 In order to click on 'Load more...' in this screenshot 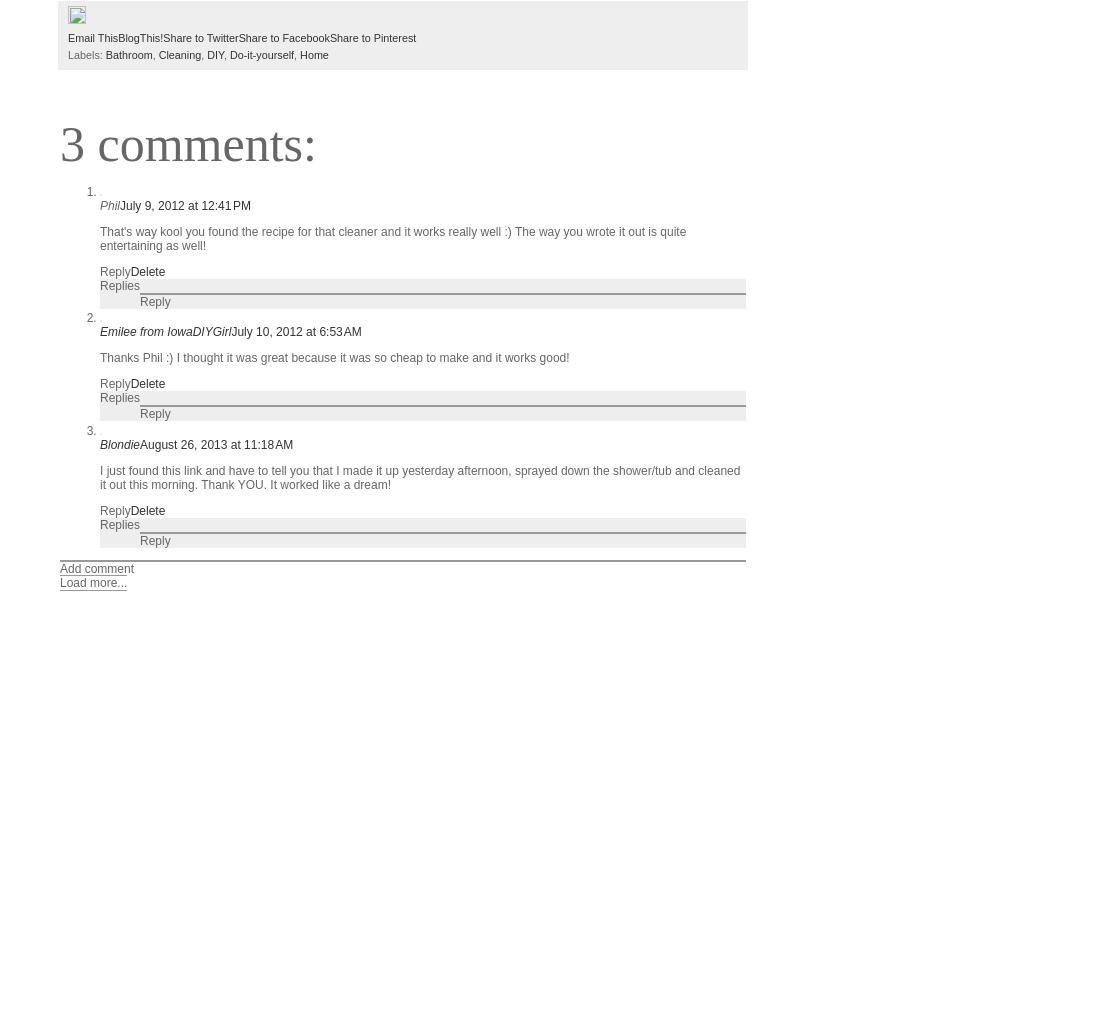, I will do `click(93, 582)`.